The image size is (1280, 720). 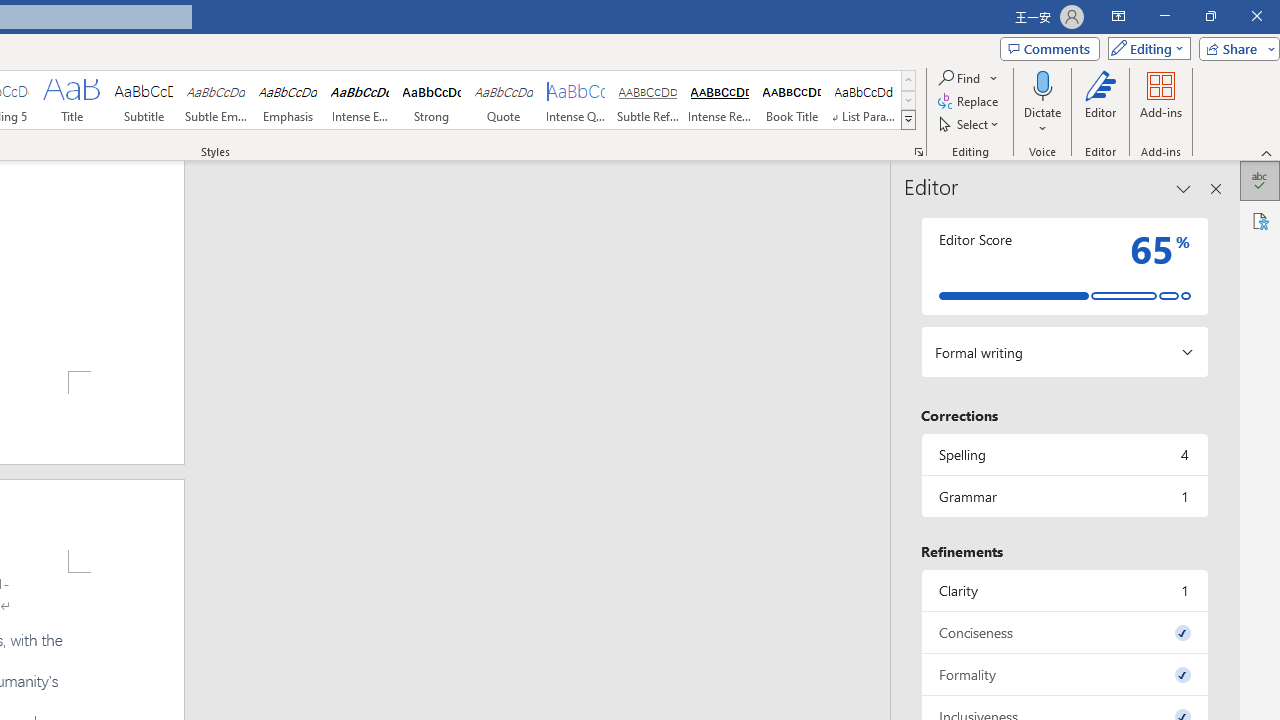 What do you see at coordinates (1063, 674) in the screenshot?
I see `'Formality, 0 issues. Press space or enter to review items.'` at bounding box center [1063, 674].